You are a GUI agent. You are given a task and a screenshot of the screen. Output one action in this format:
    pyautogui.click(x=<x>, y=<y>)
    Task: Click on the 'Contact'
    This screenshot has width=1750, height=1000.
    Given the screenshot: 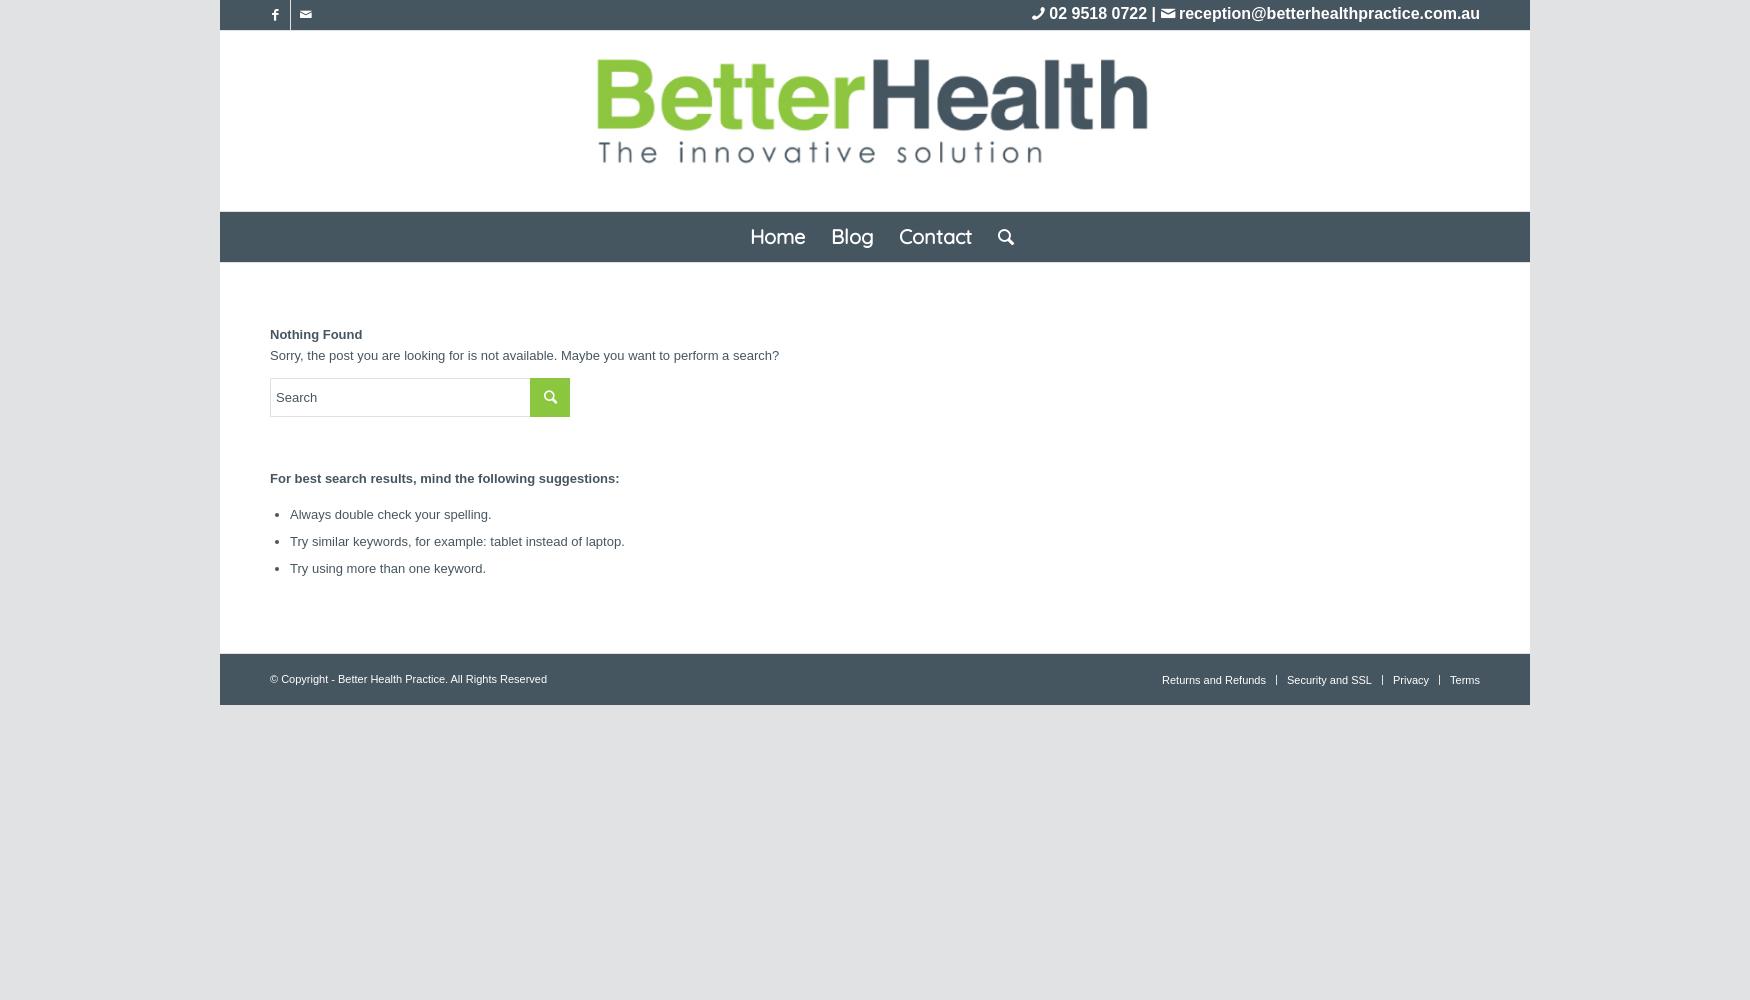 What is the action you would take?
    pyautogui.click(x=933, y=235)
    